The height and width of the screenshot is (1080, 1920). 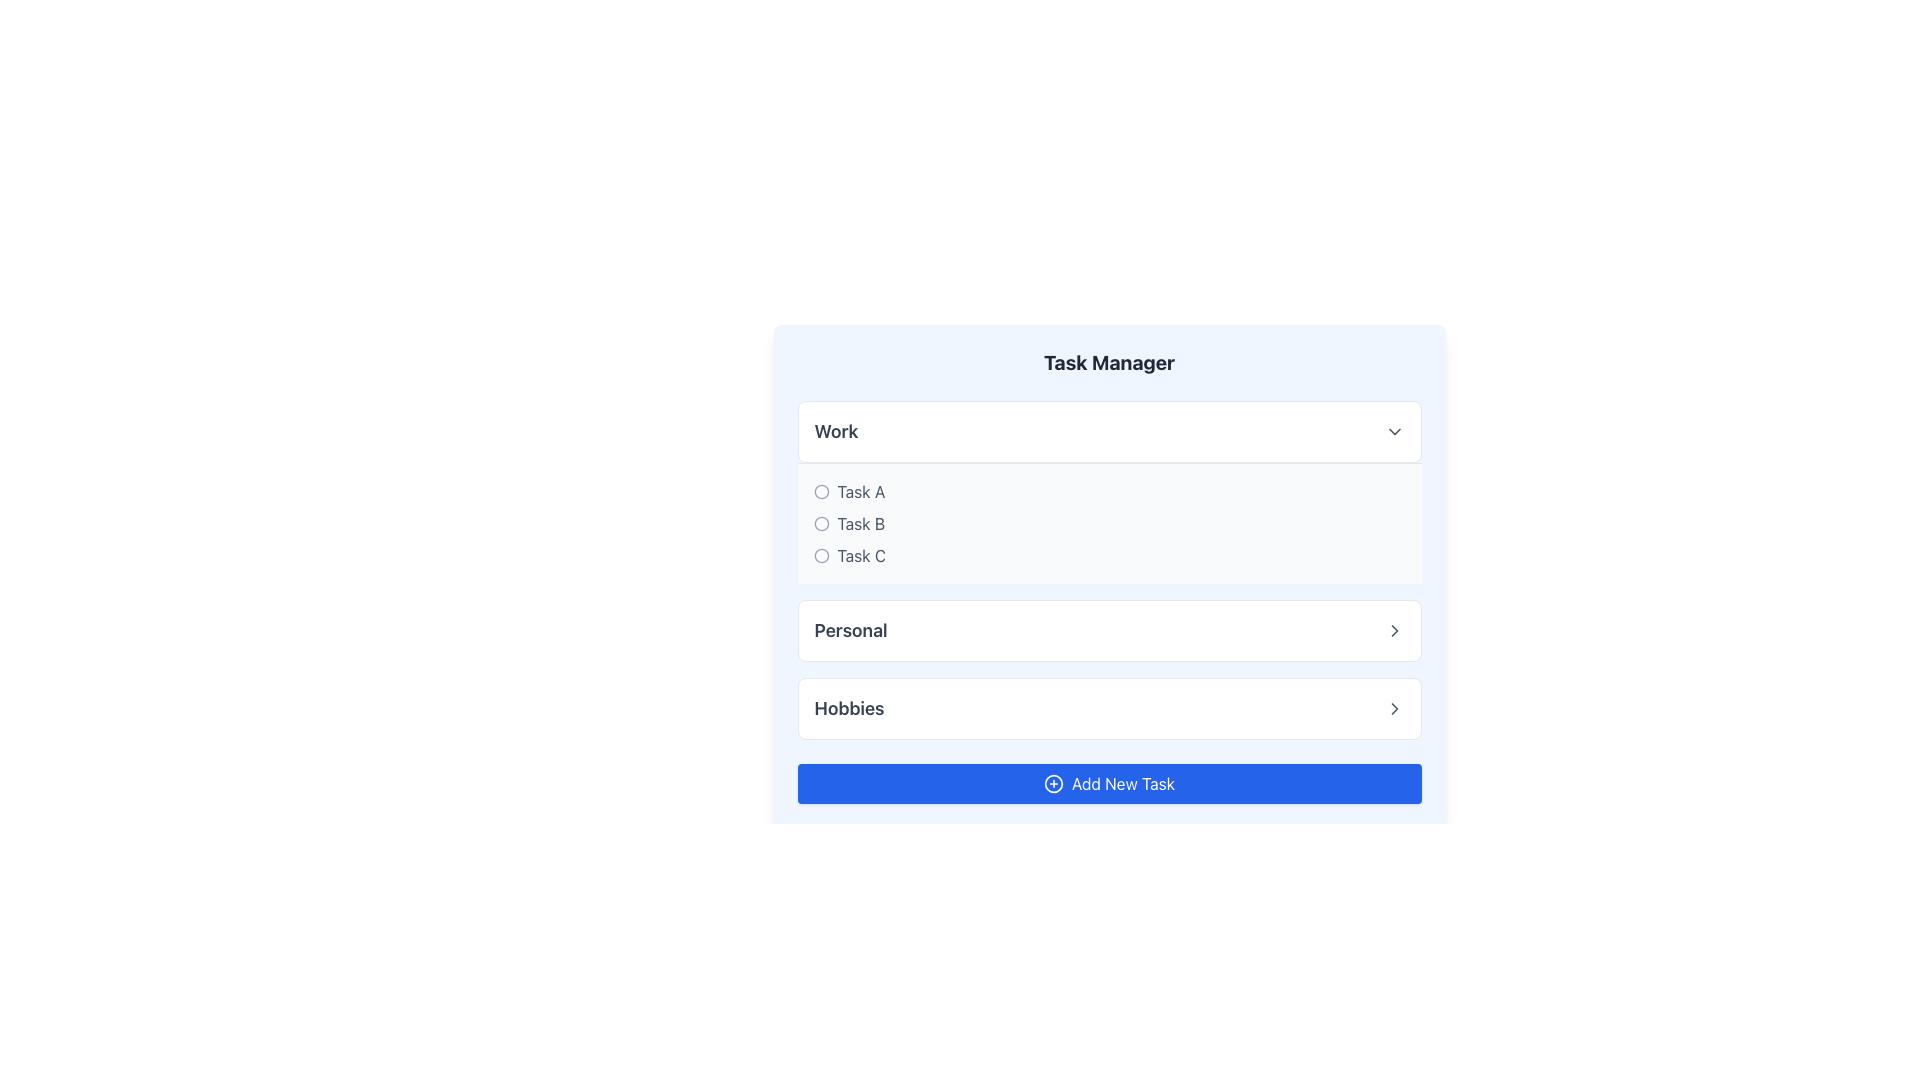 What do you see at coordinates (821, 555) in the screenshot?
I see `the unselected radio button for 'Task C' located in the 'Work' section` at bounding box center [821, 555].